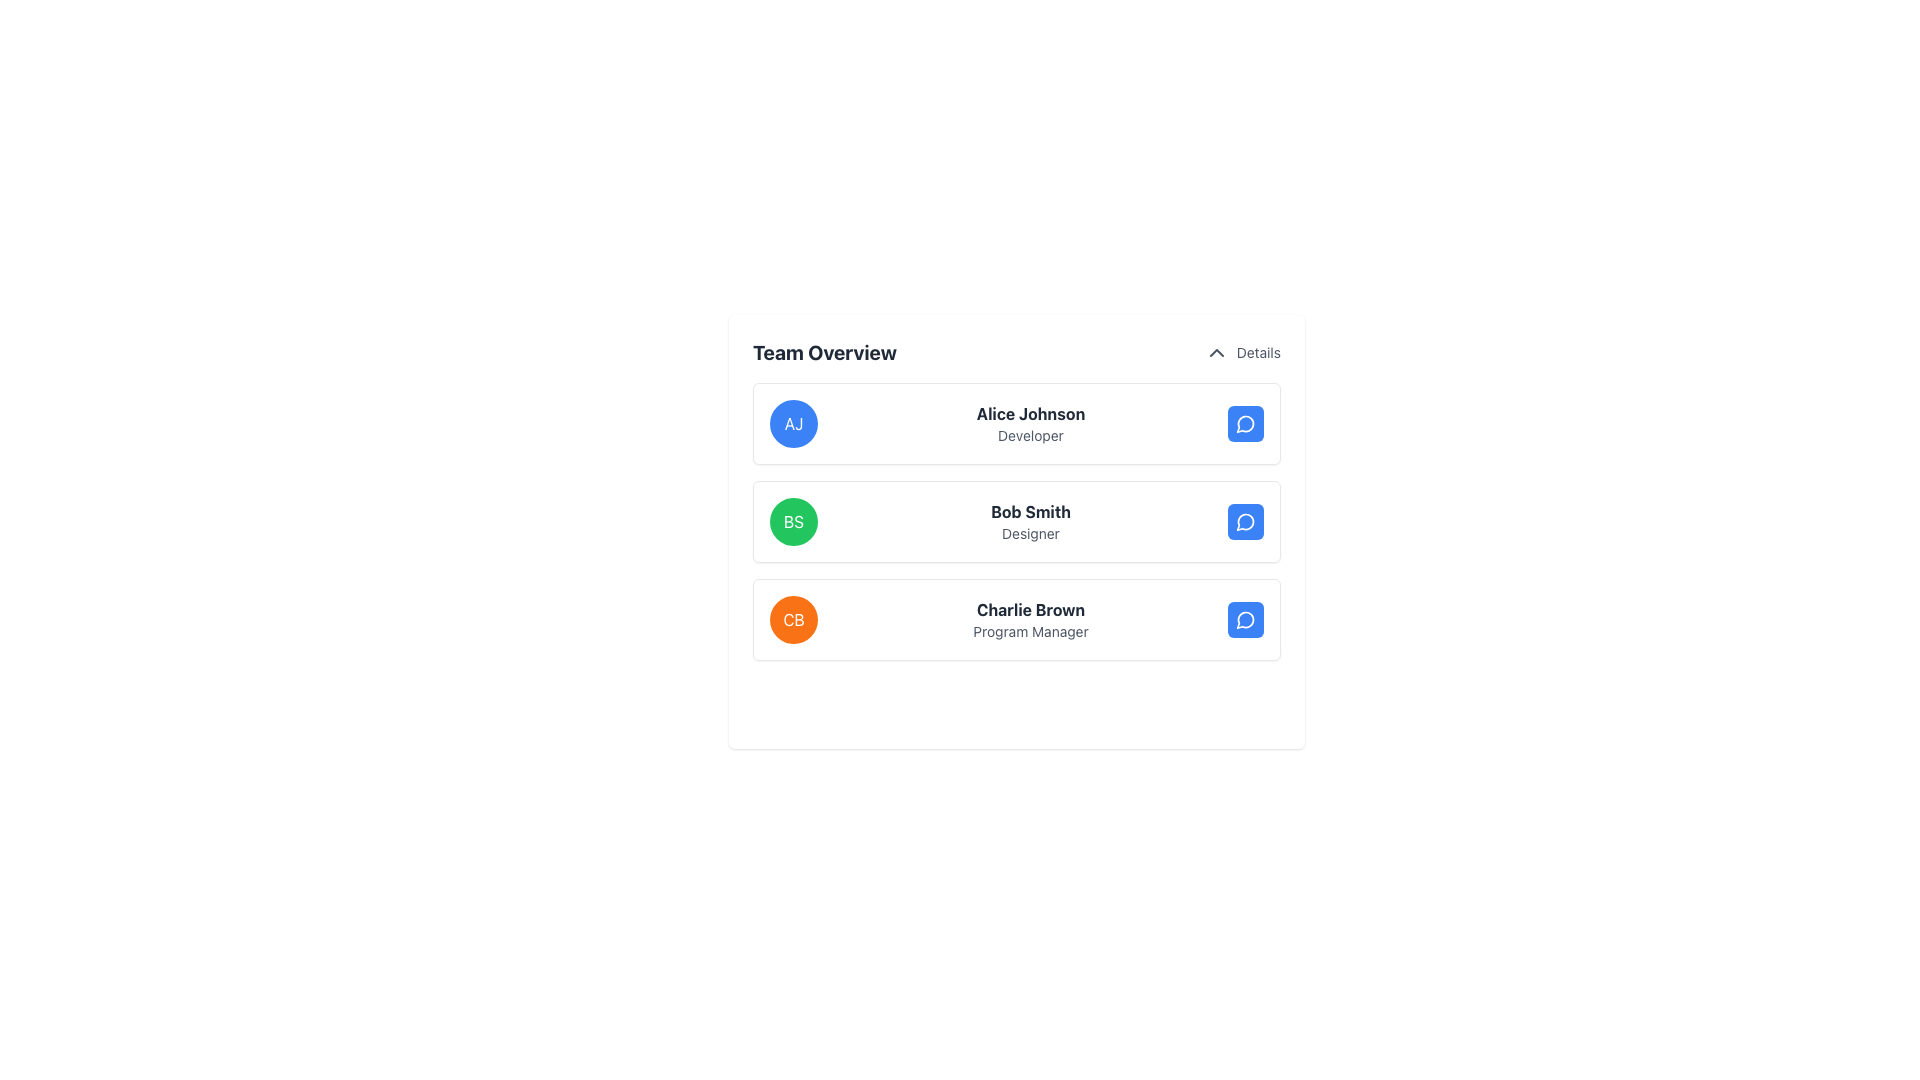  Describe the element at coordinates (1017, 520) in the screenshot. I see `the name of the second team member in the list` at that location.